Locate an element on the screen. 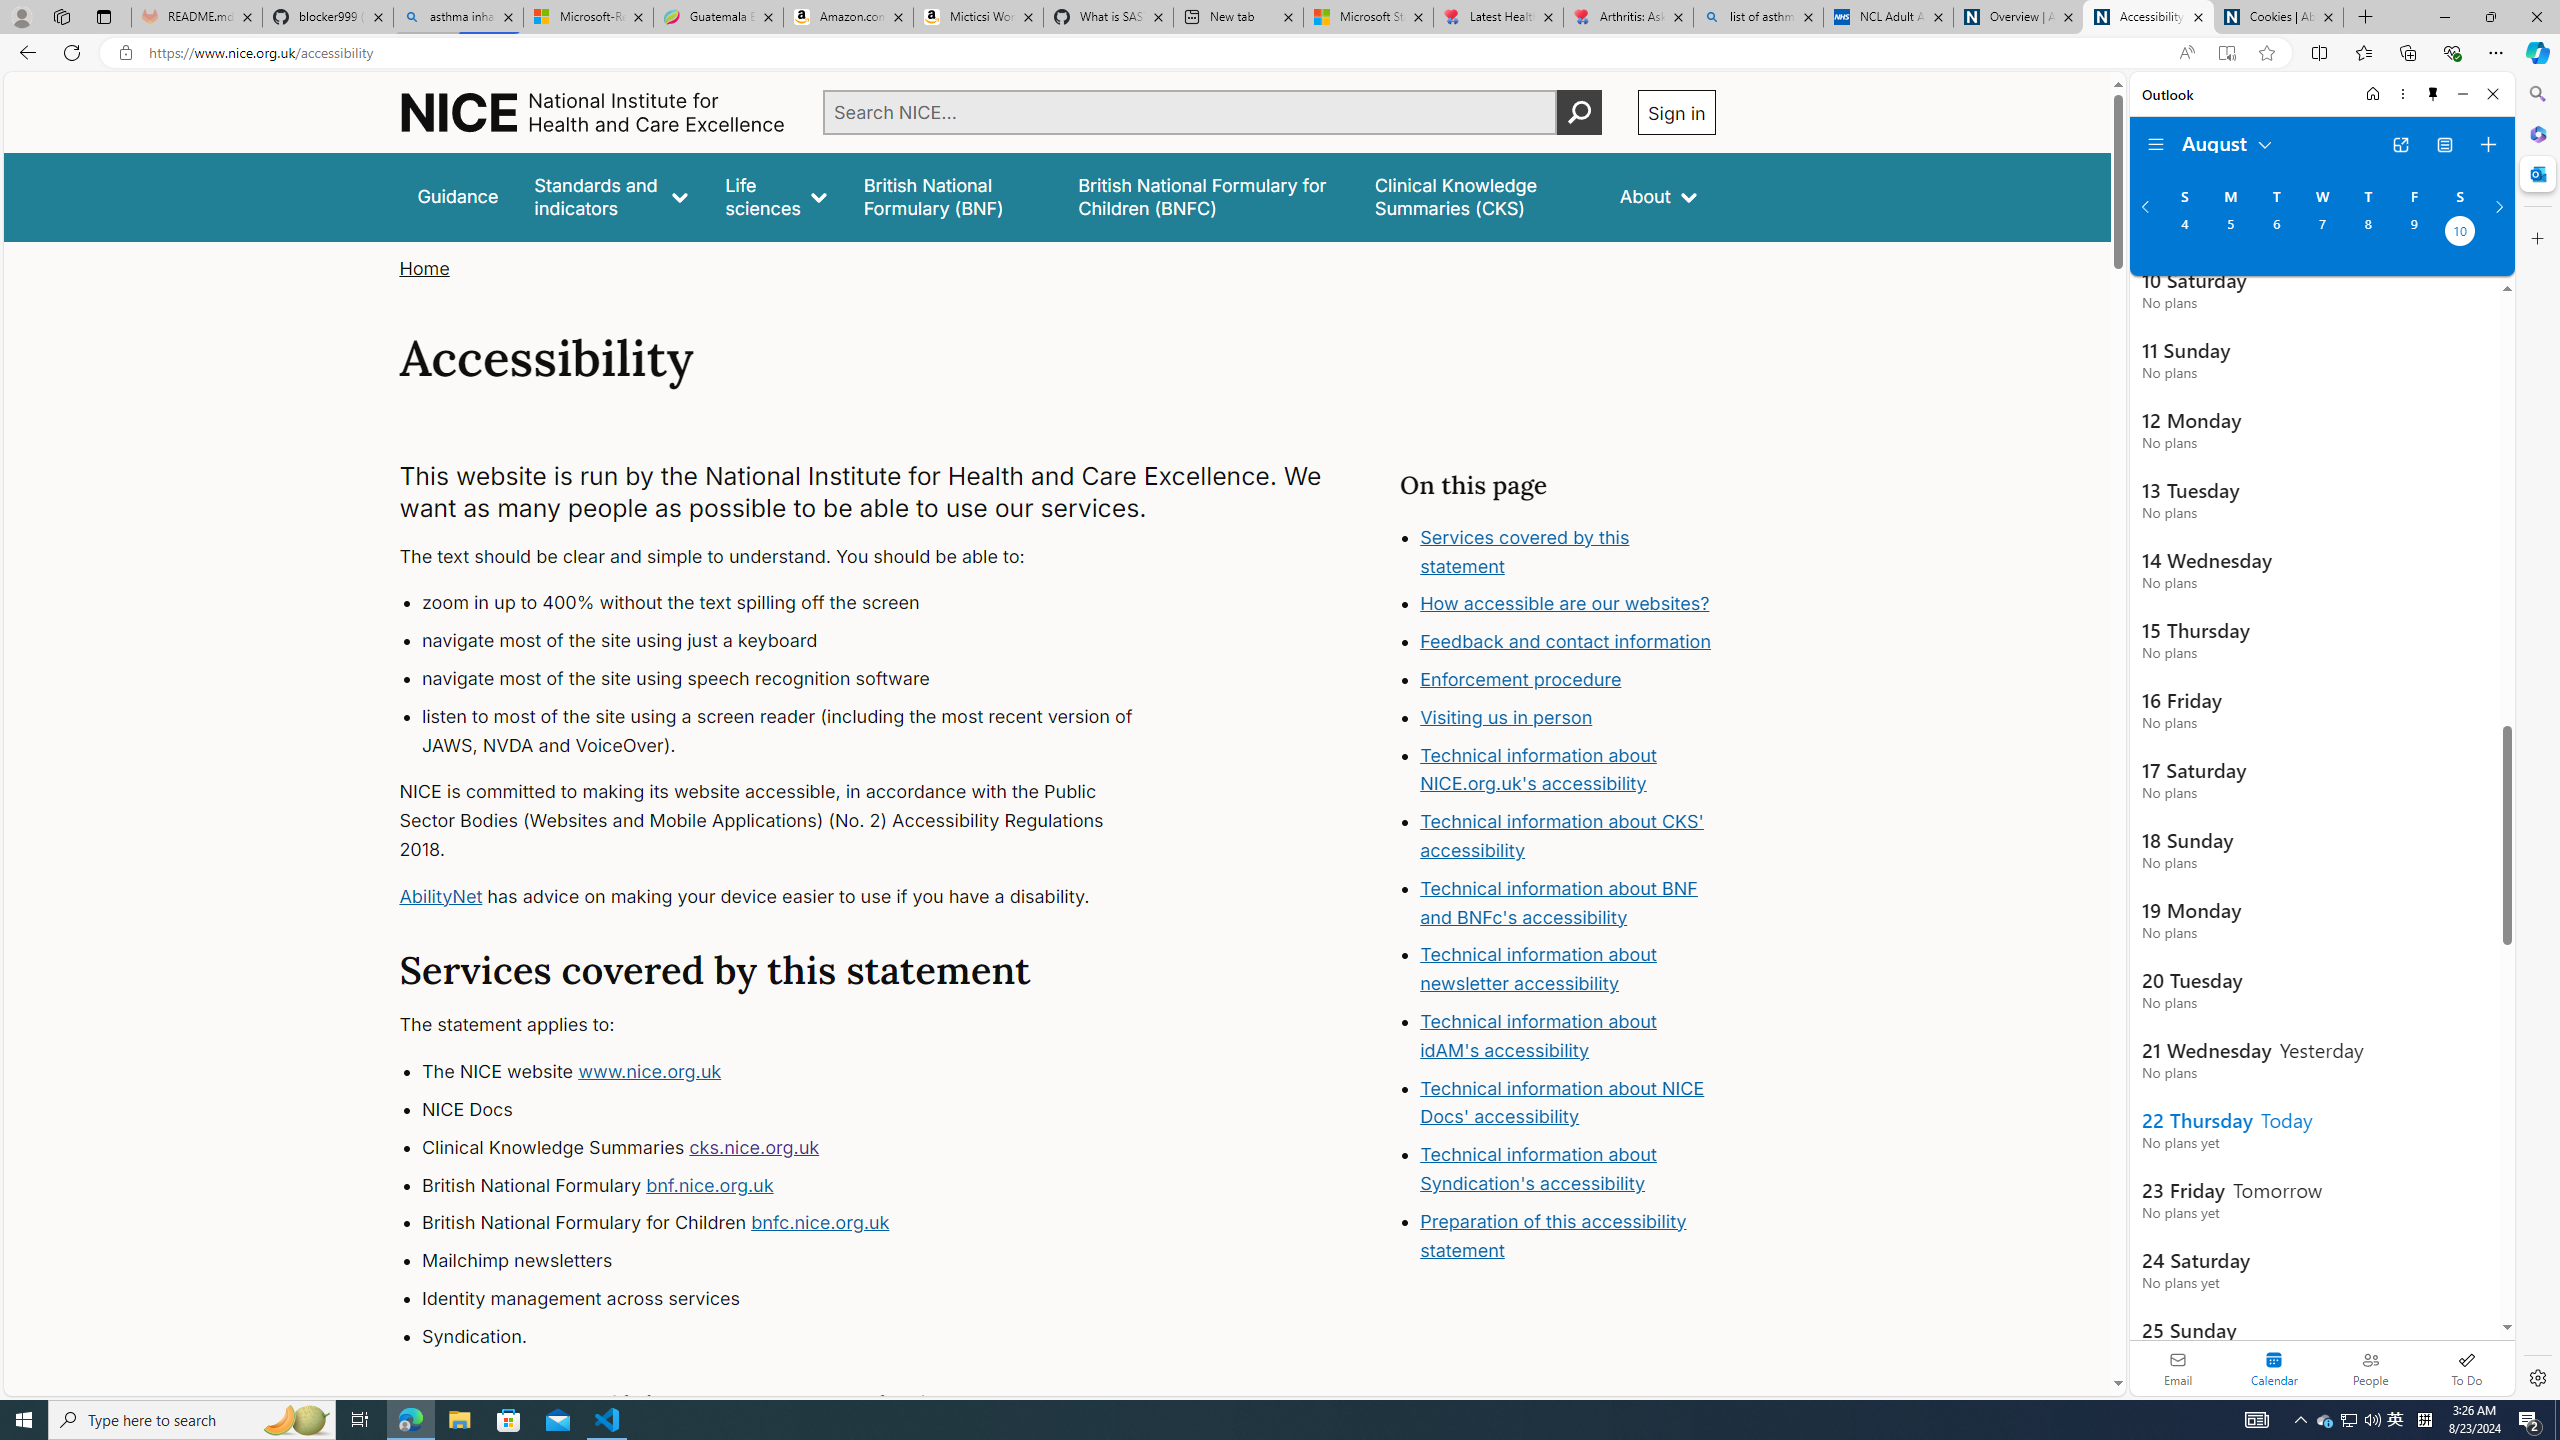  'Perform search' is located at coordinates (1578, 111).